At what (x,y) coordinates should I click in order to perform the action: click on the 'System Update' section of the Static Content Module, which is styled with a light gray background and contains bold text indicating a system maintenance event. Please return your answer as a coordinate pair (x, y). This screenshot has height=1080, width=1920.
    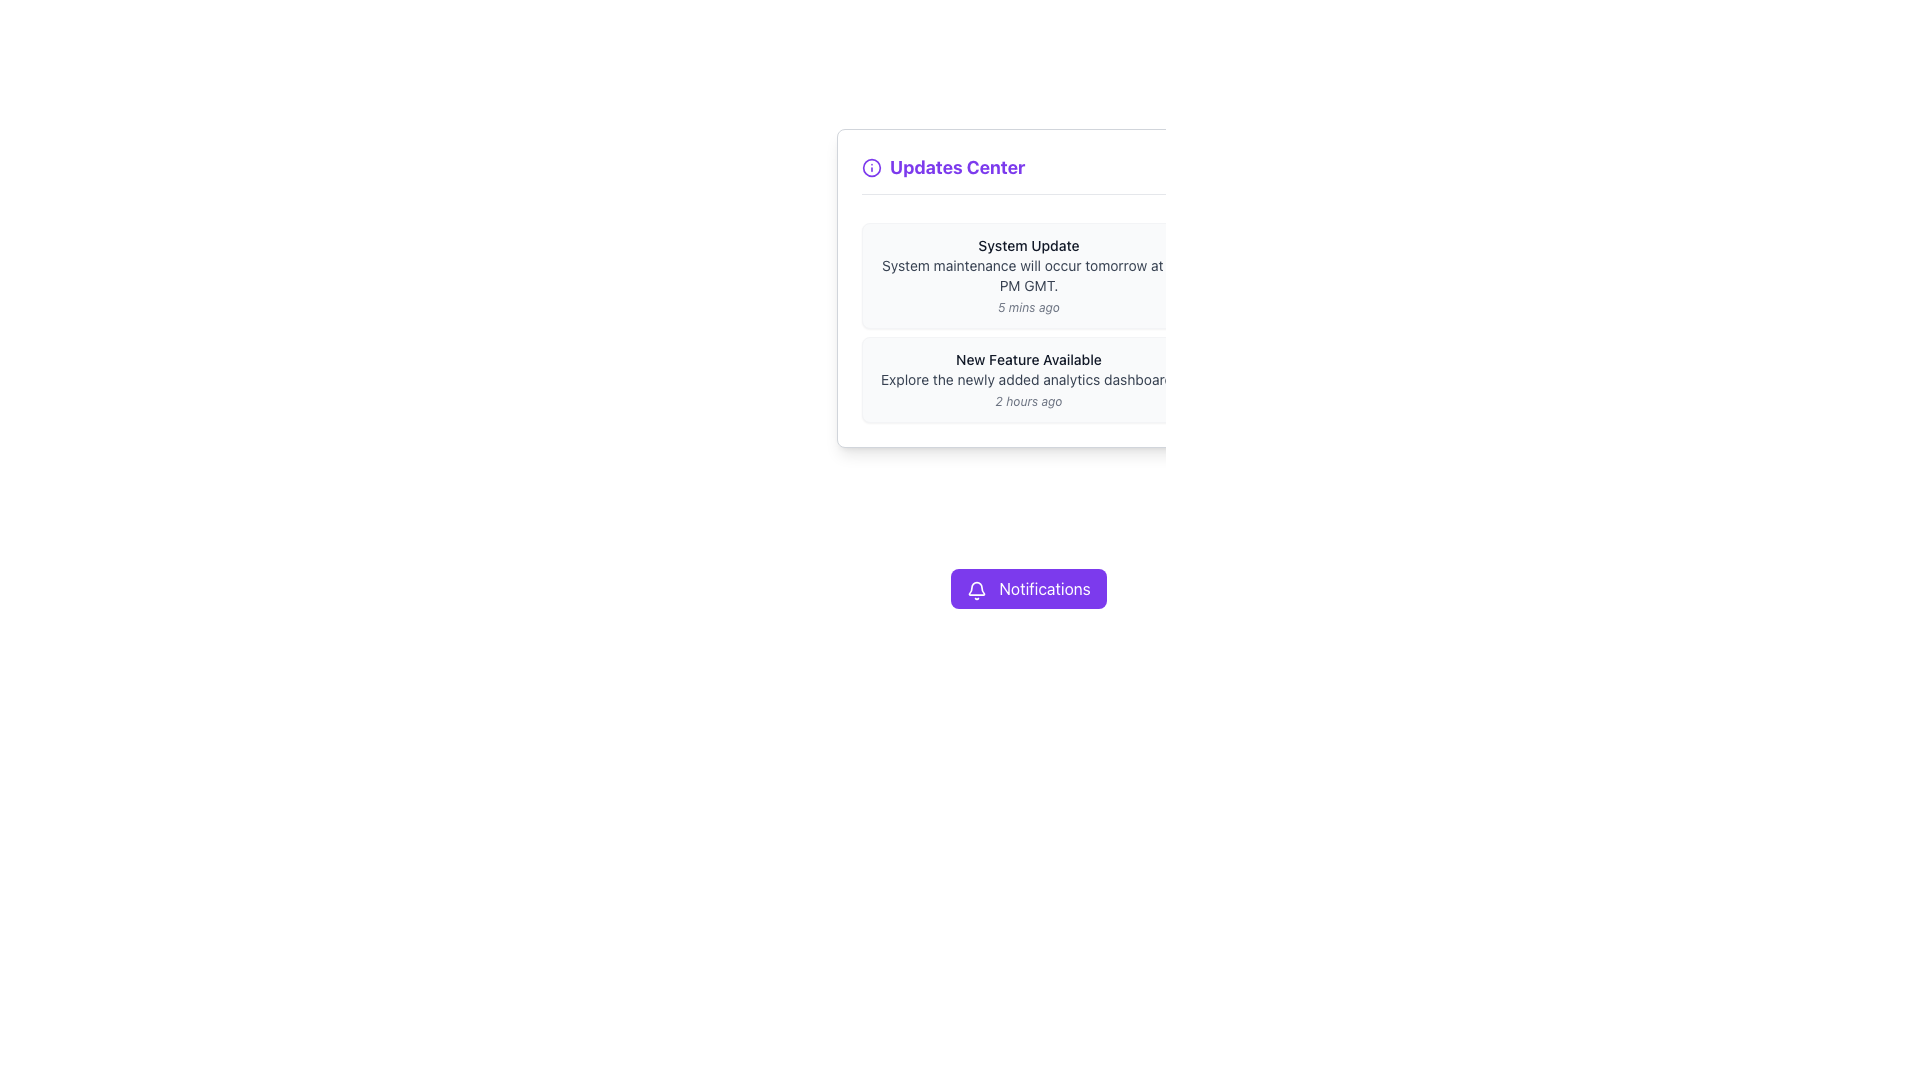
    Looking at the image, I should click on (1028, 322).